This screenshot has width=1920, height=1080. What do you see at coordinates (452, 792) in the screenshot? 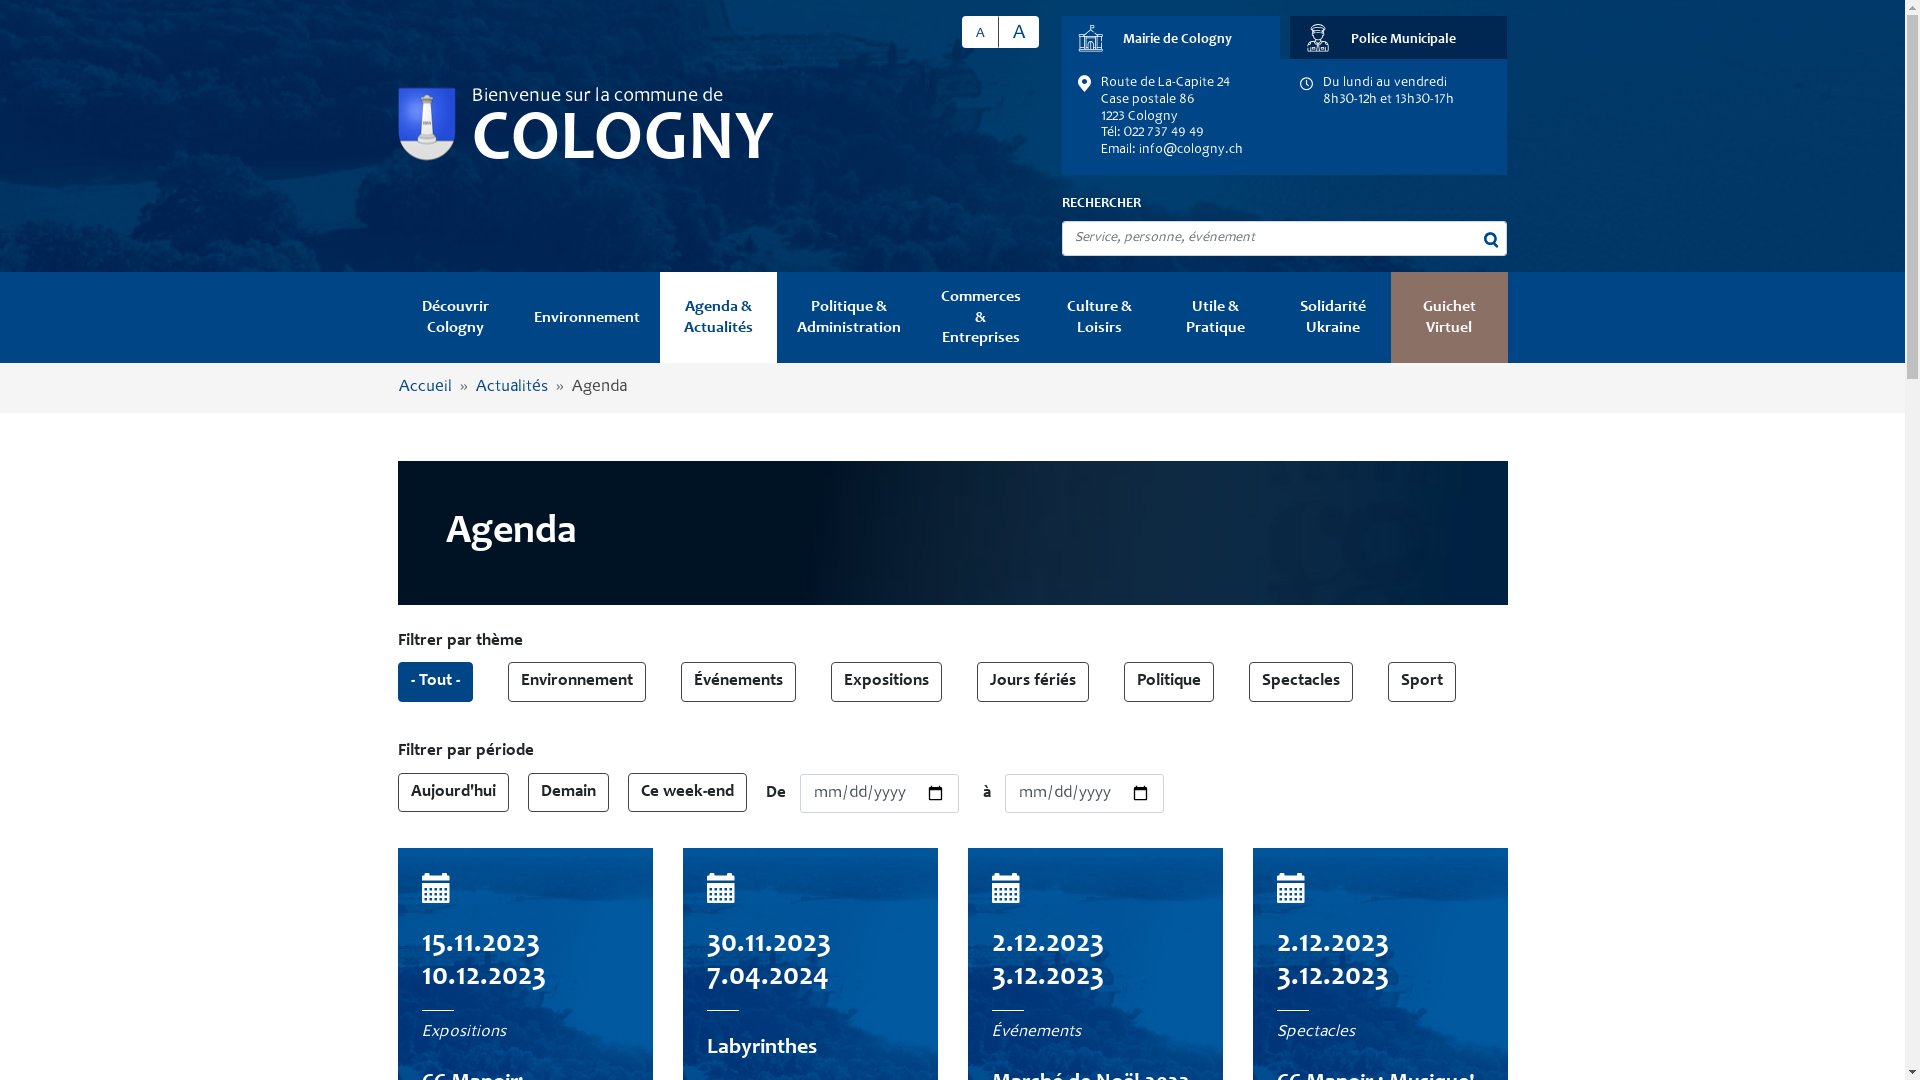
I see `'Aujourd'hui'` at bounding box center [452, 792].